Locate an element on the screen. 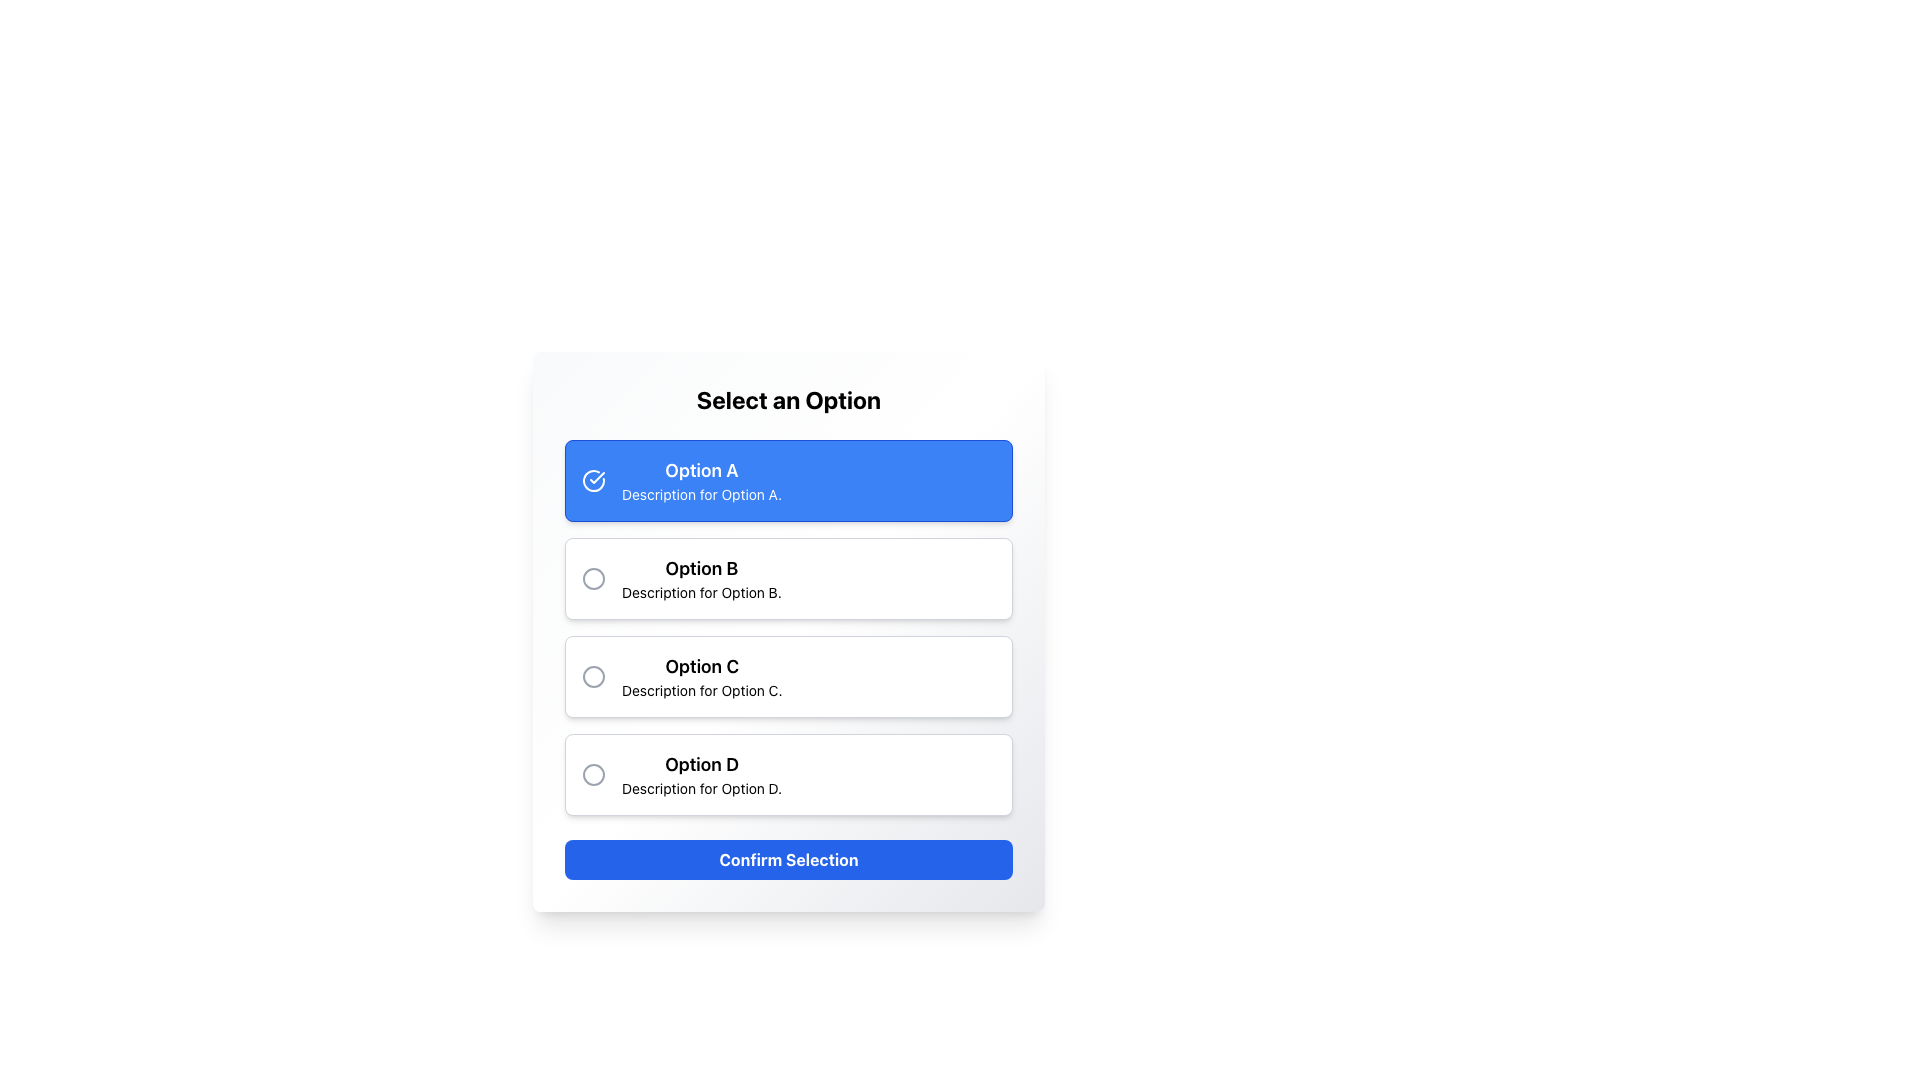 This screenshot has height=1080, width=1920. the circular radio button with a gray outline adjacent to the text 'Option B' is located at coordinates (593, 578).